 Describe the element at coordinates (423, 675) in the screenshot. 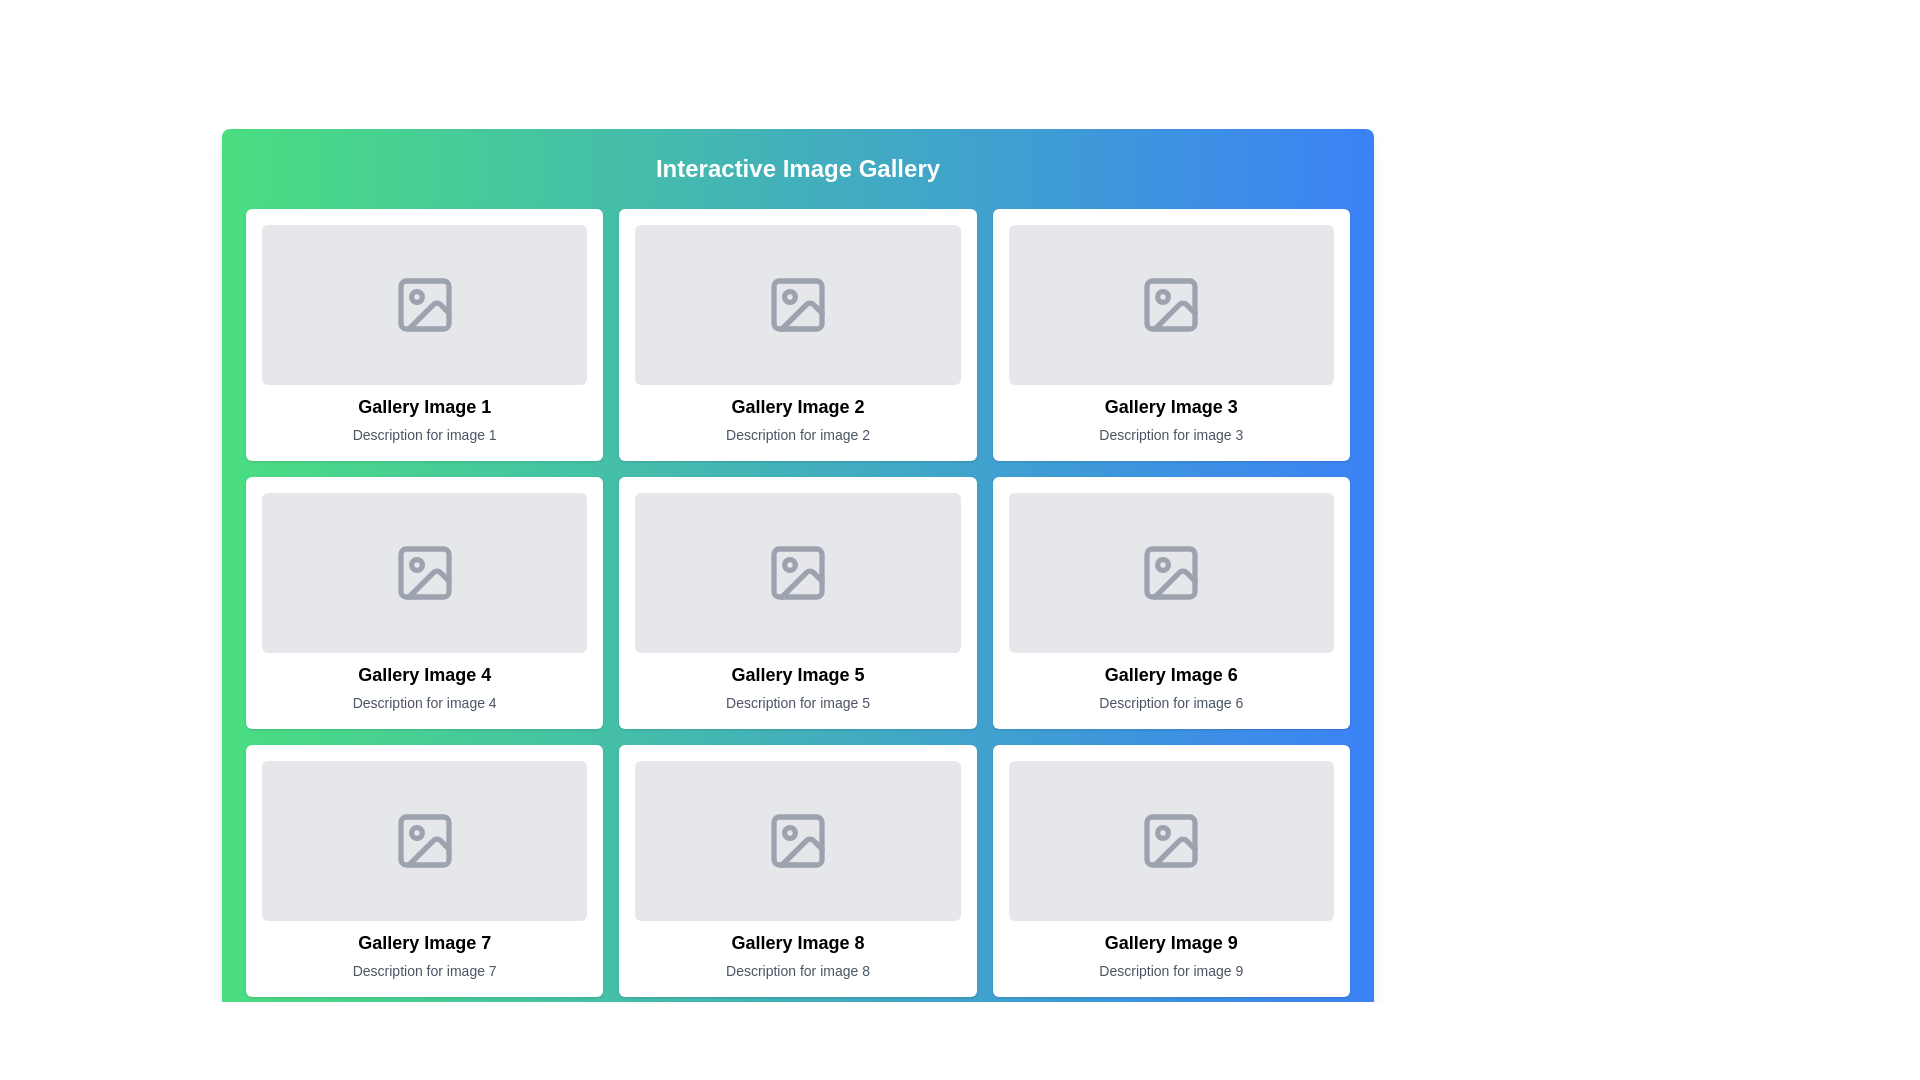

I see `text label 'Gallery Image 4' which is styled in bold and slightly larger font, located in the fourth card of a 3x3 grid, directly under an image placeholder` at that location.